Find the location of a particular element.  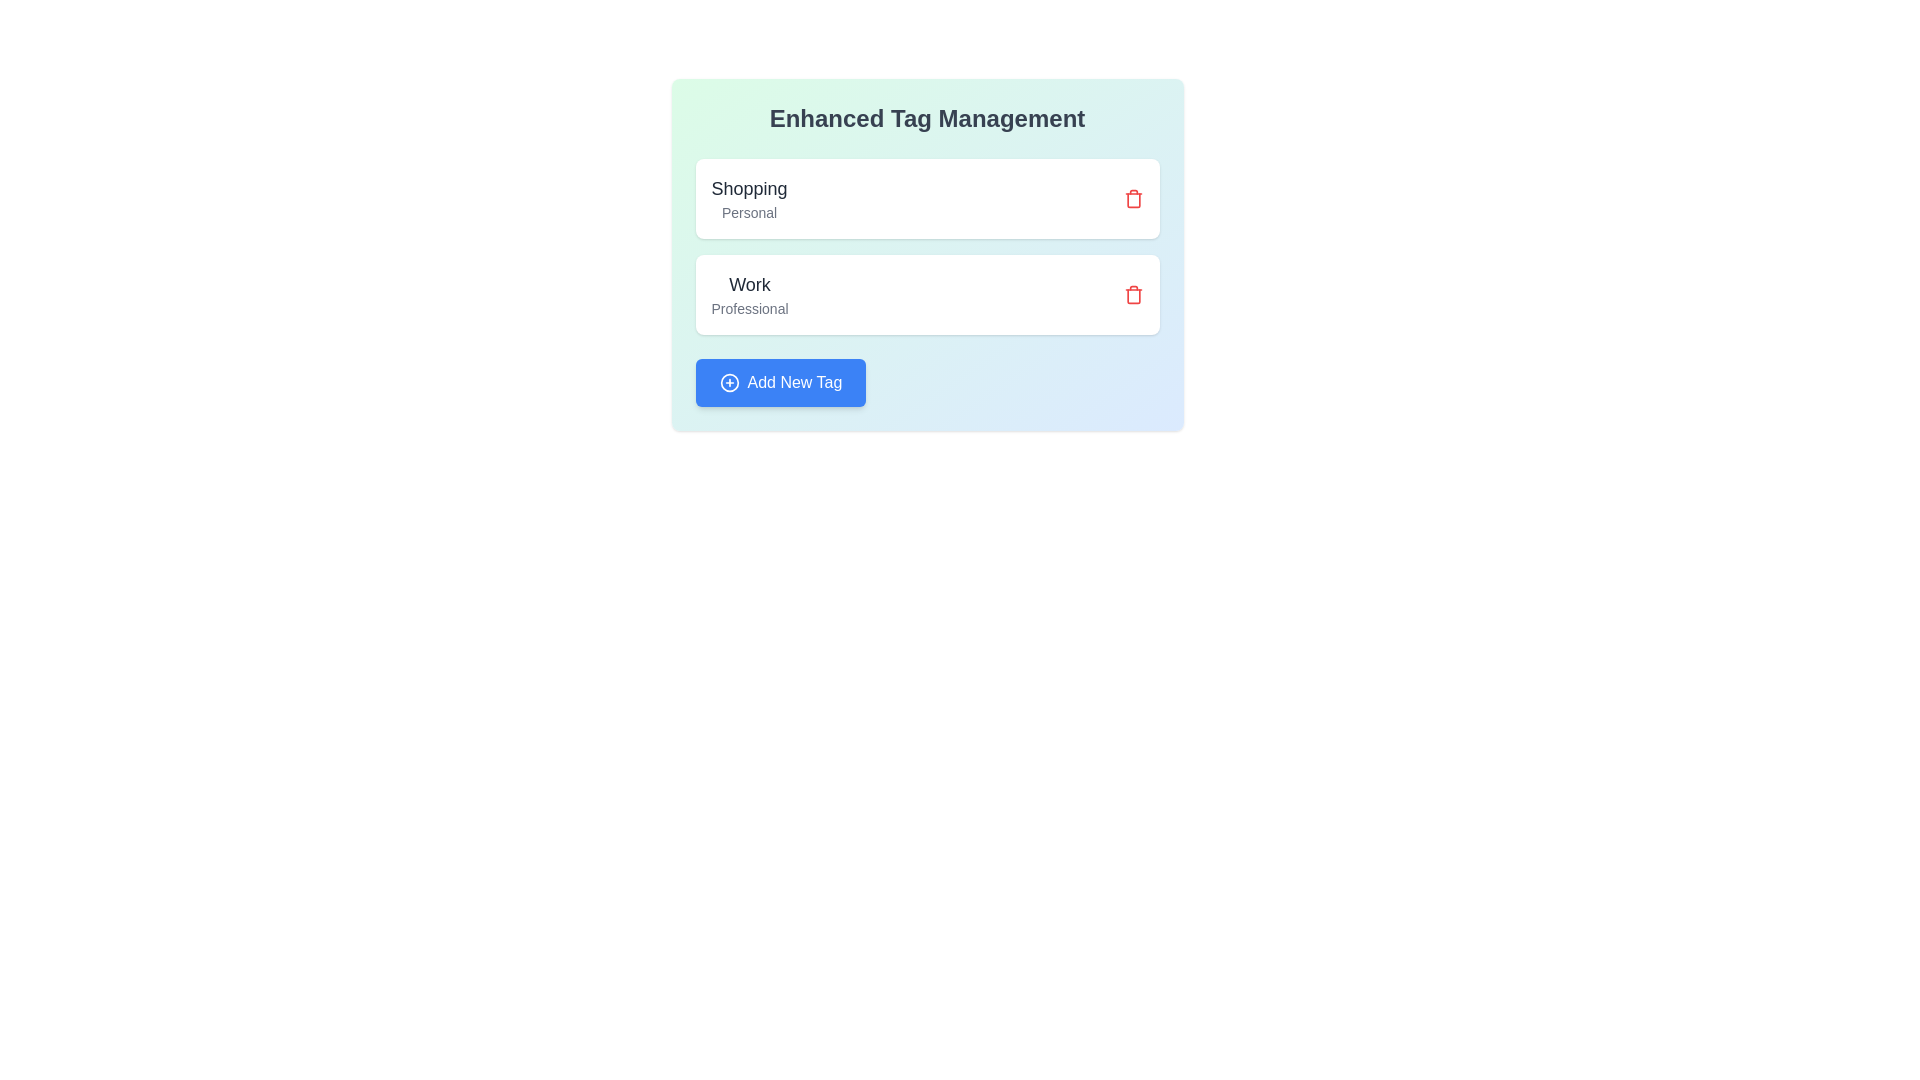

the blue button labeled 'Add New Tag' which encompasses the decorative icon indicating the action of adding a new tag or item is located at coordinates (728, 382).